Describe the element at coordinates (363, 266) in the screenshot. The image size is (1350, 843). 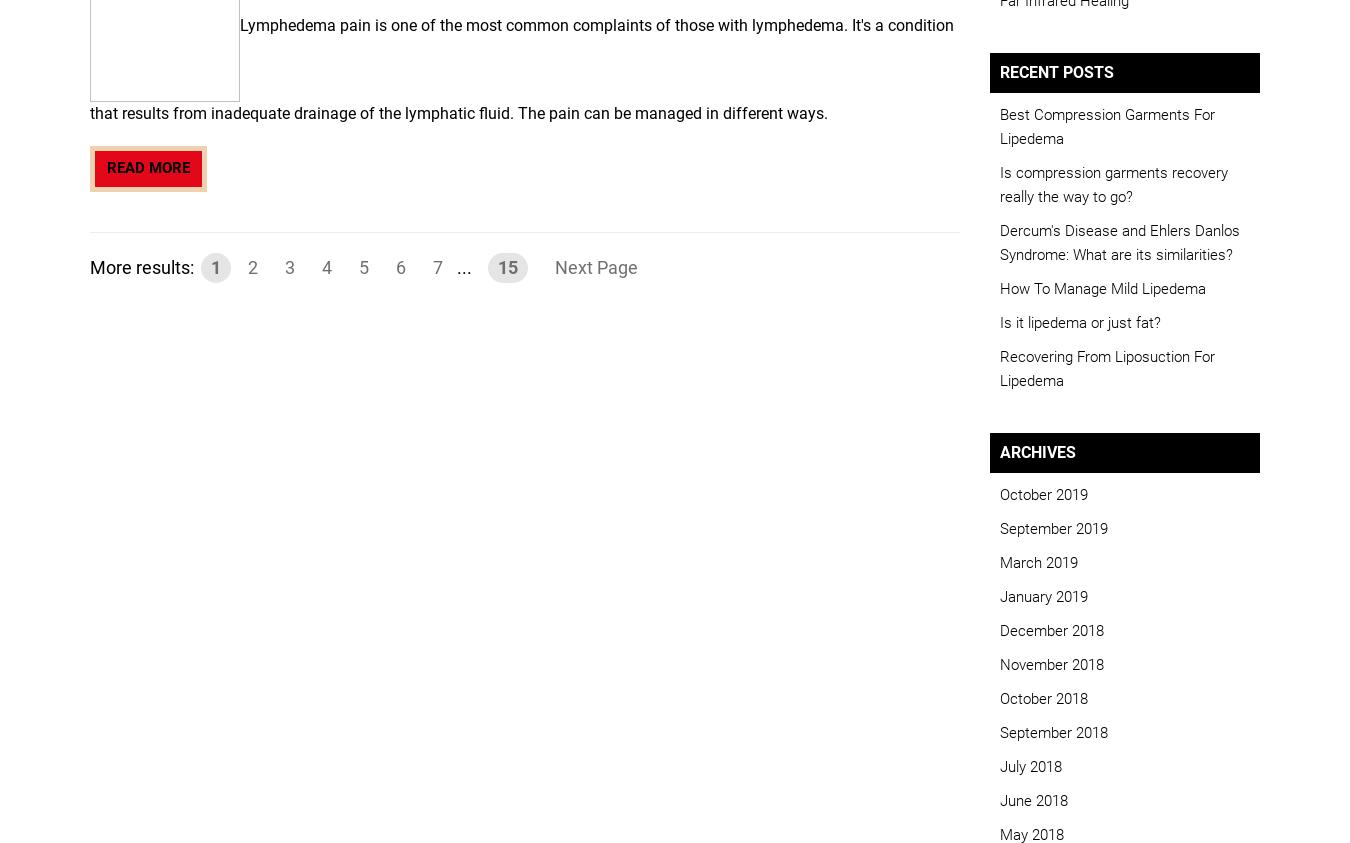
I see `'5'` at that location.